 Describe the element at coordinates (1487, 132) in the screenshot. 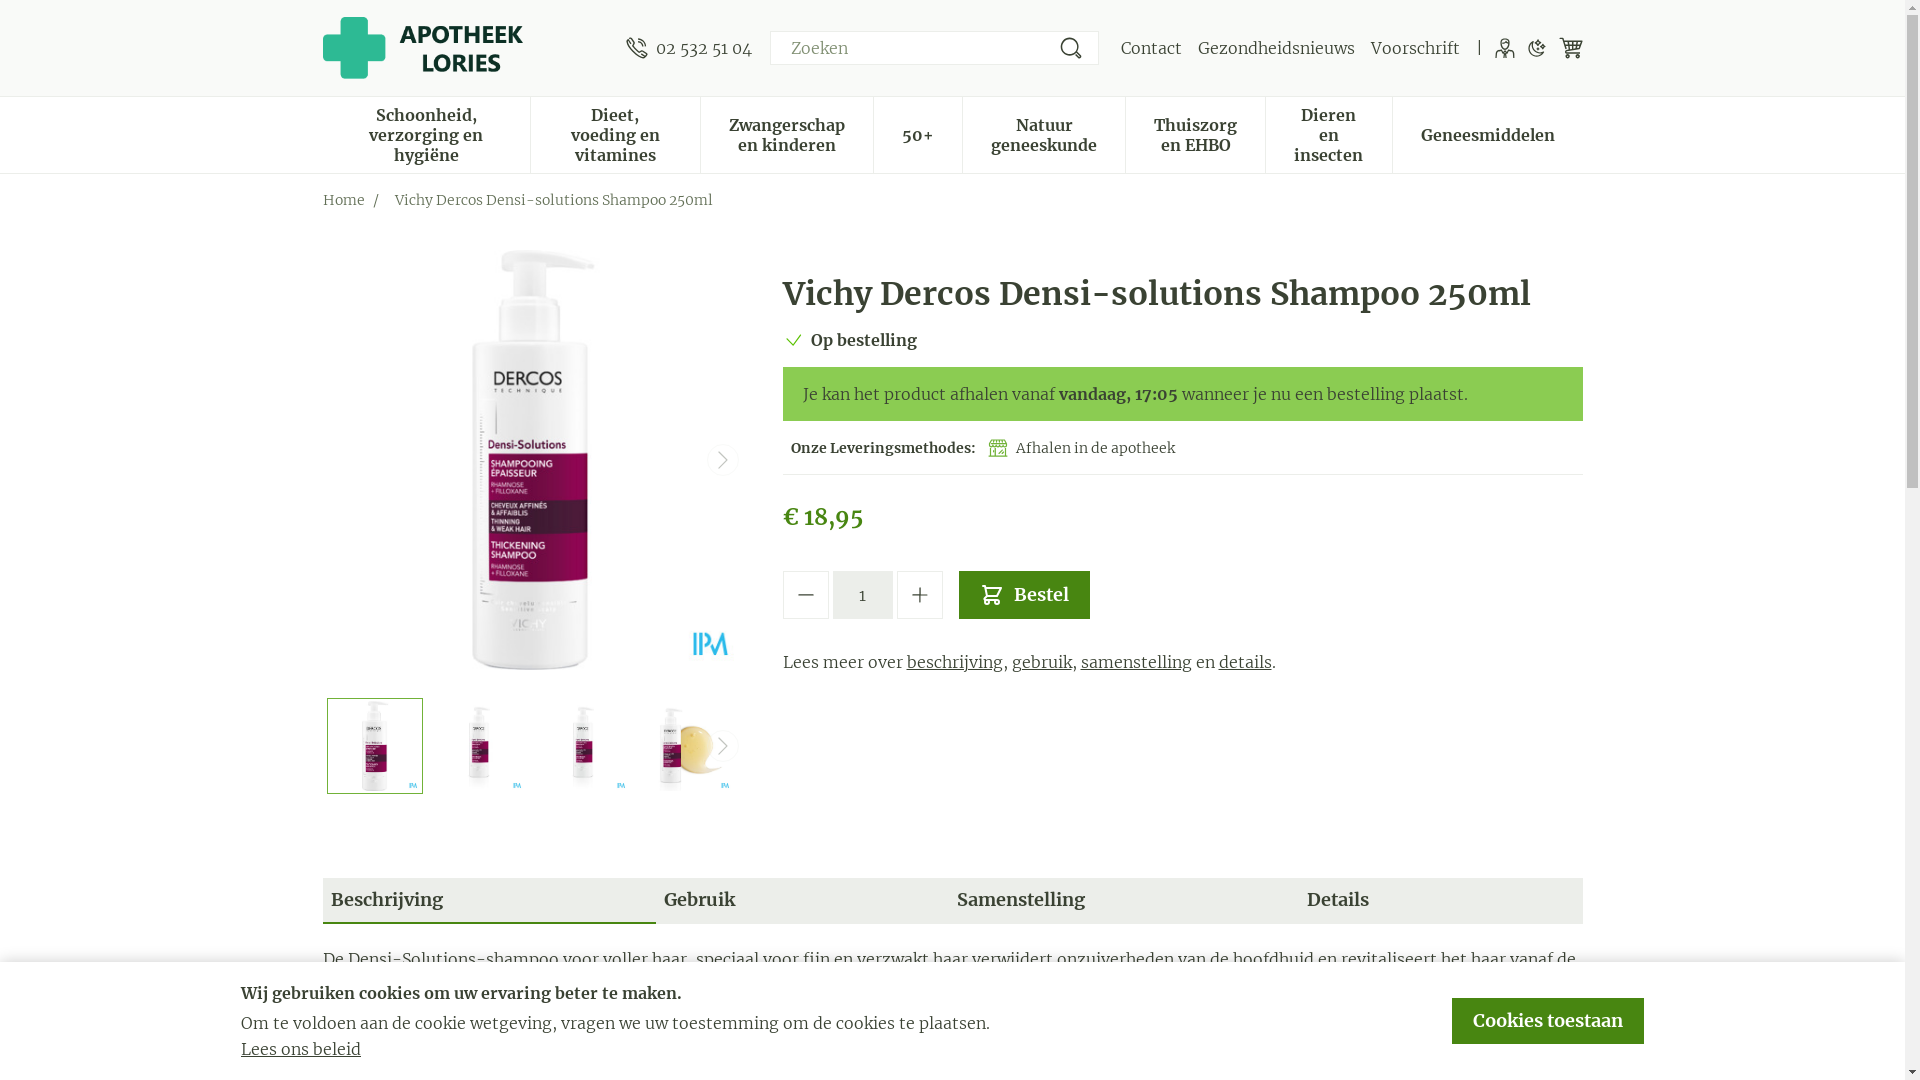

I see `'Geneesmiddelen'` at that location.